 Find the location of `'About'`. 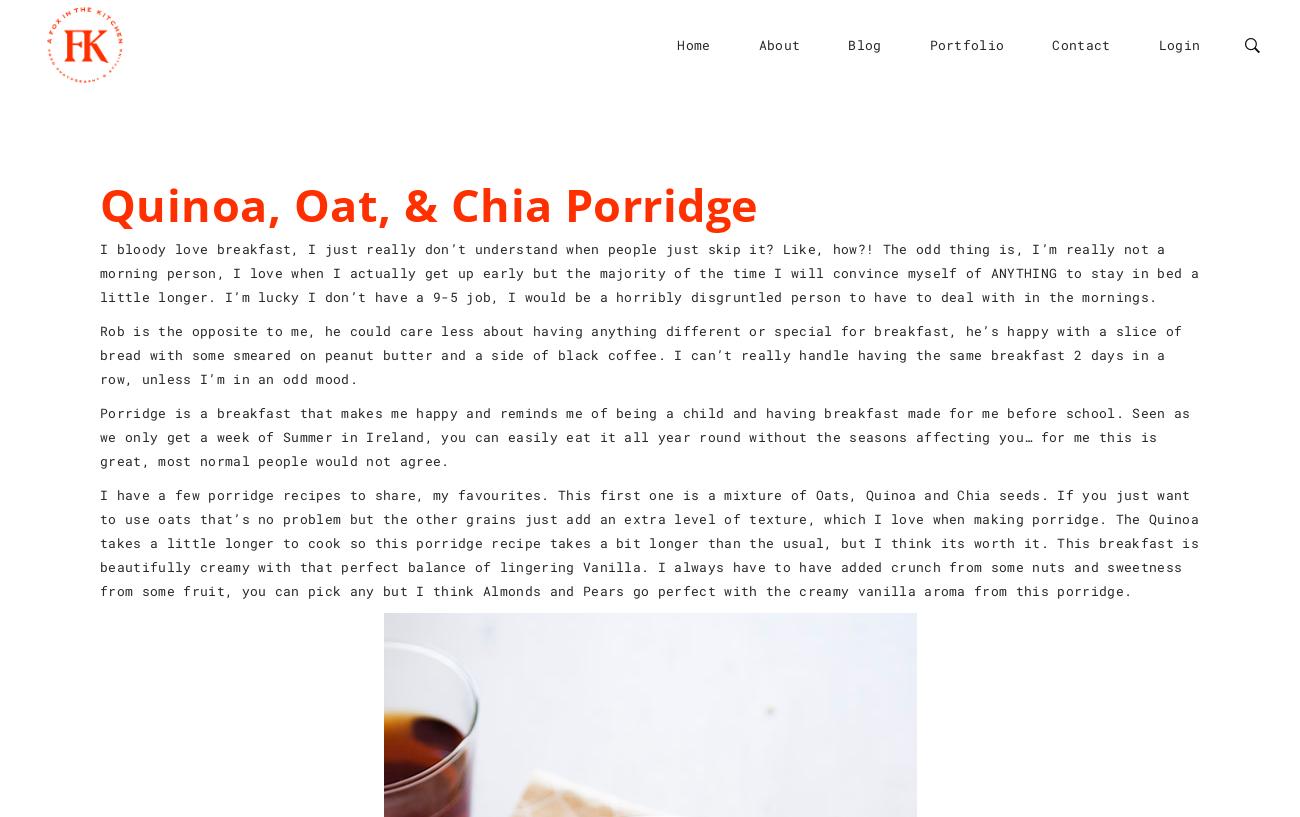

'About' is located at coordinates (777, 43).